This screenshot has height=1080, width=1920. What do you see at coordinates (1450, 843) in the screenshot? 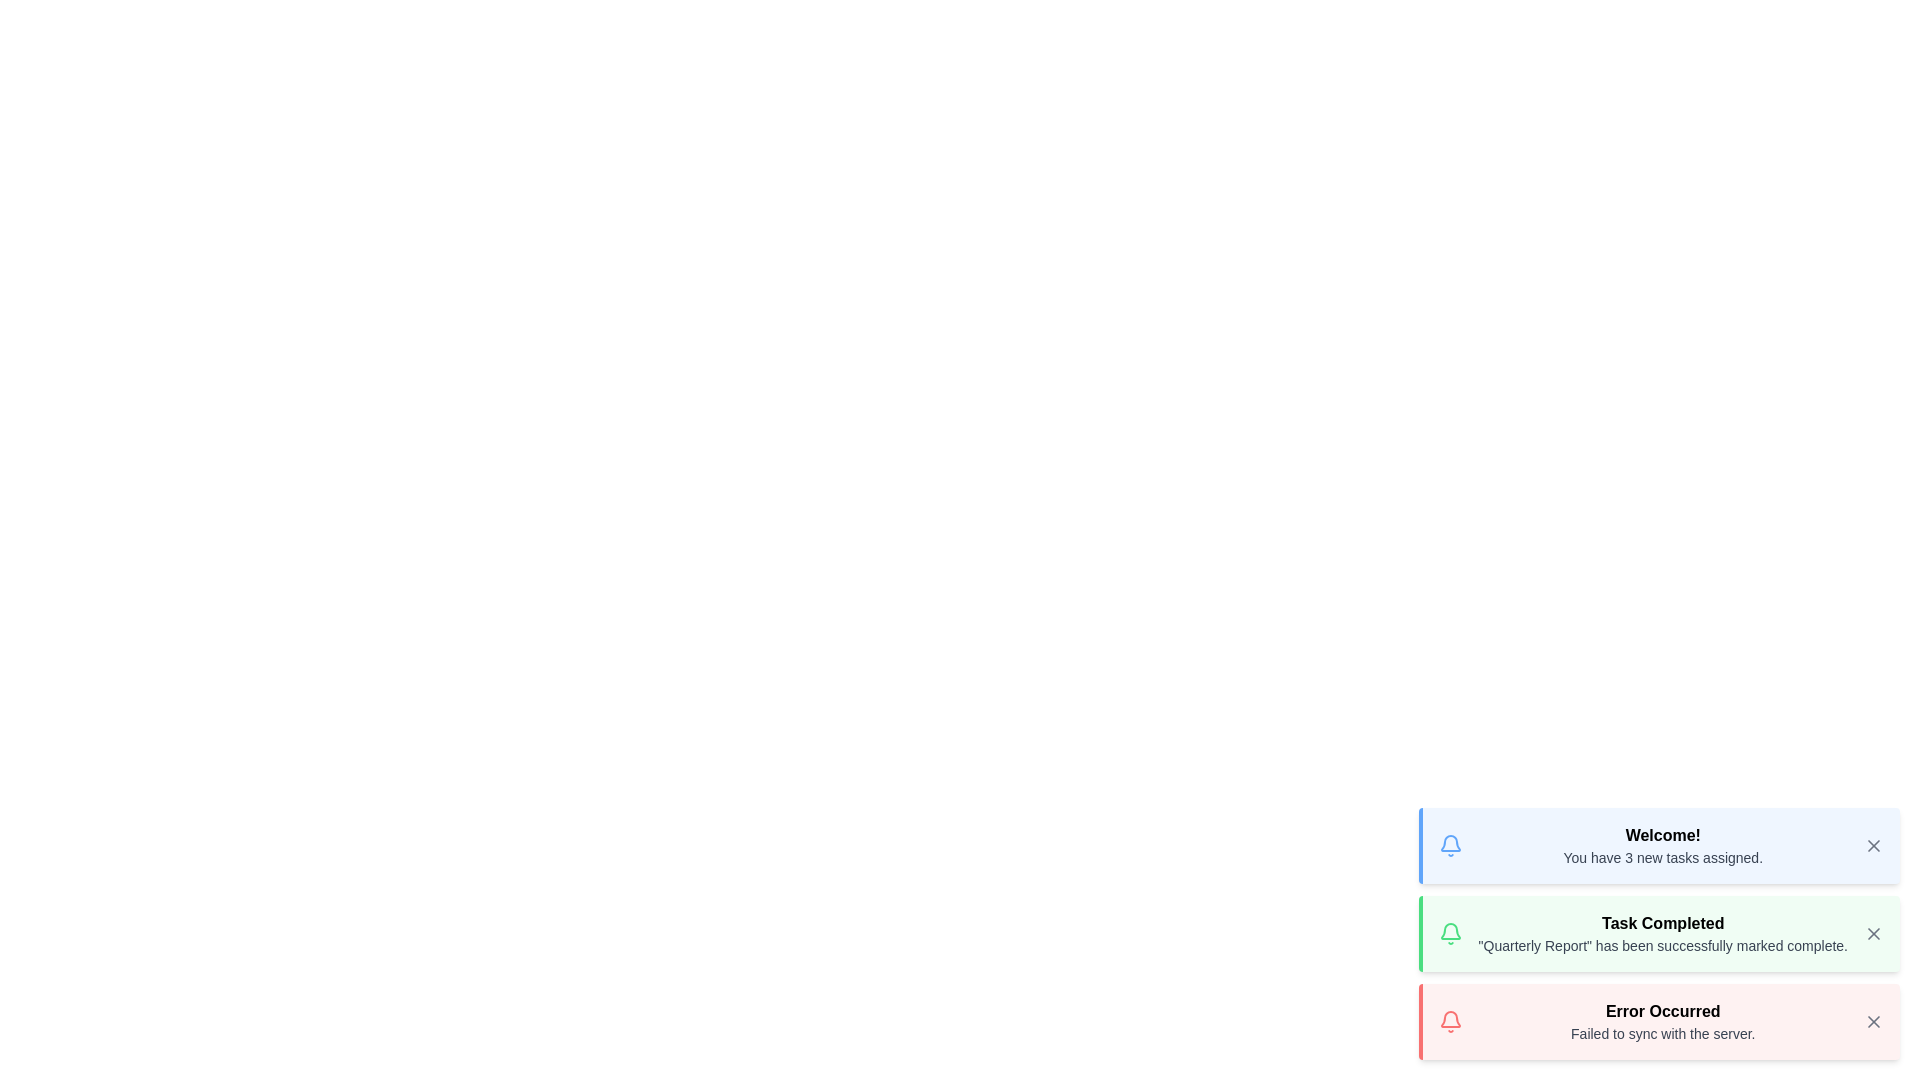
I see `the decorative blue graphic component of the bell icon located in the upper-right portion of the interface` at bounding box center [1450, 843].